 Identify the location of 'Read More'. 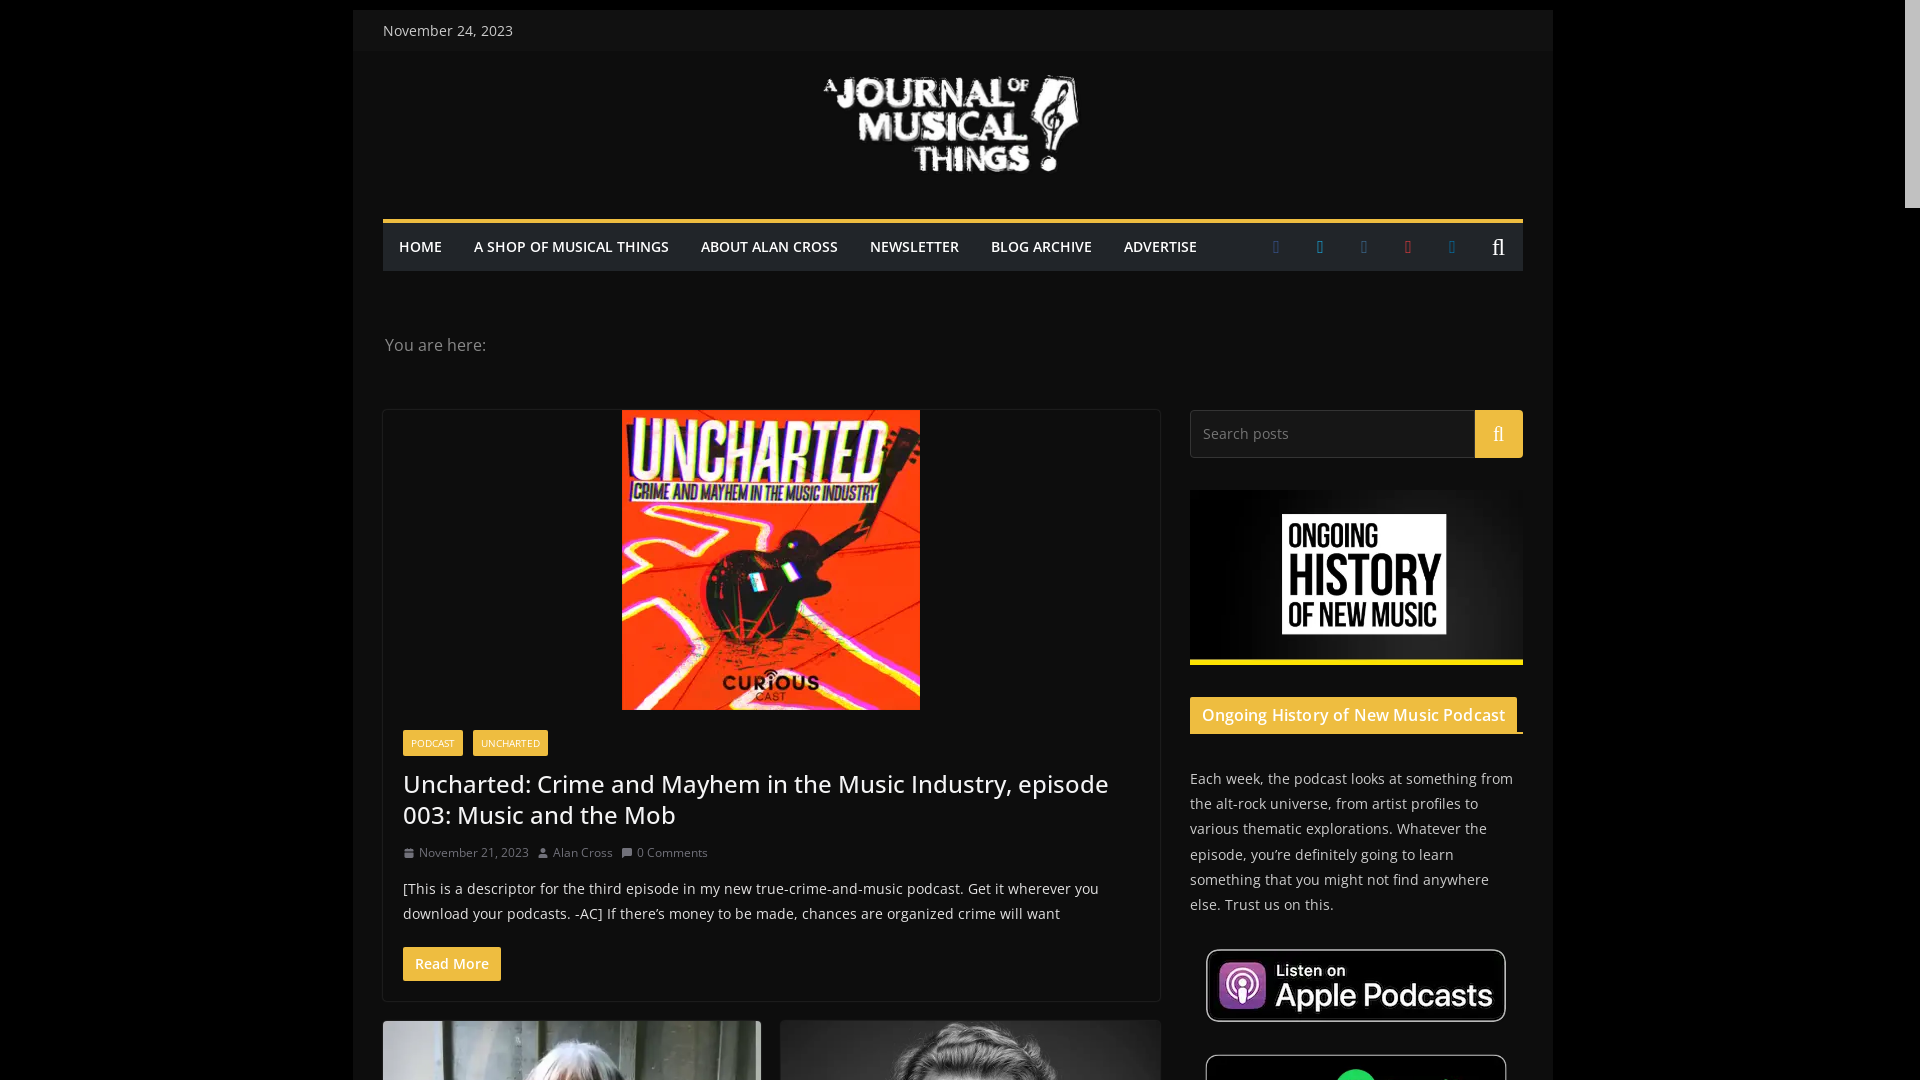
(401, 962).